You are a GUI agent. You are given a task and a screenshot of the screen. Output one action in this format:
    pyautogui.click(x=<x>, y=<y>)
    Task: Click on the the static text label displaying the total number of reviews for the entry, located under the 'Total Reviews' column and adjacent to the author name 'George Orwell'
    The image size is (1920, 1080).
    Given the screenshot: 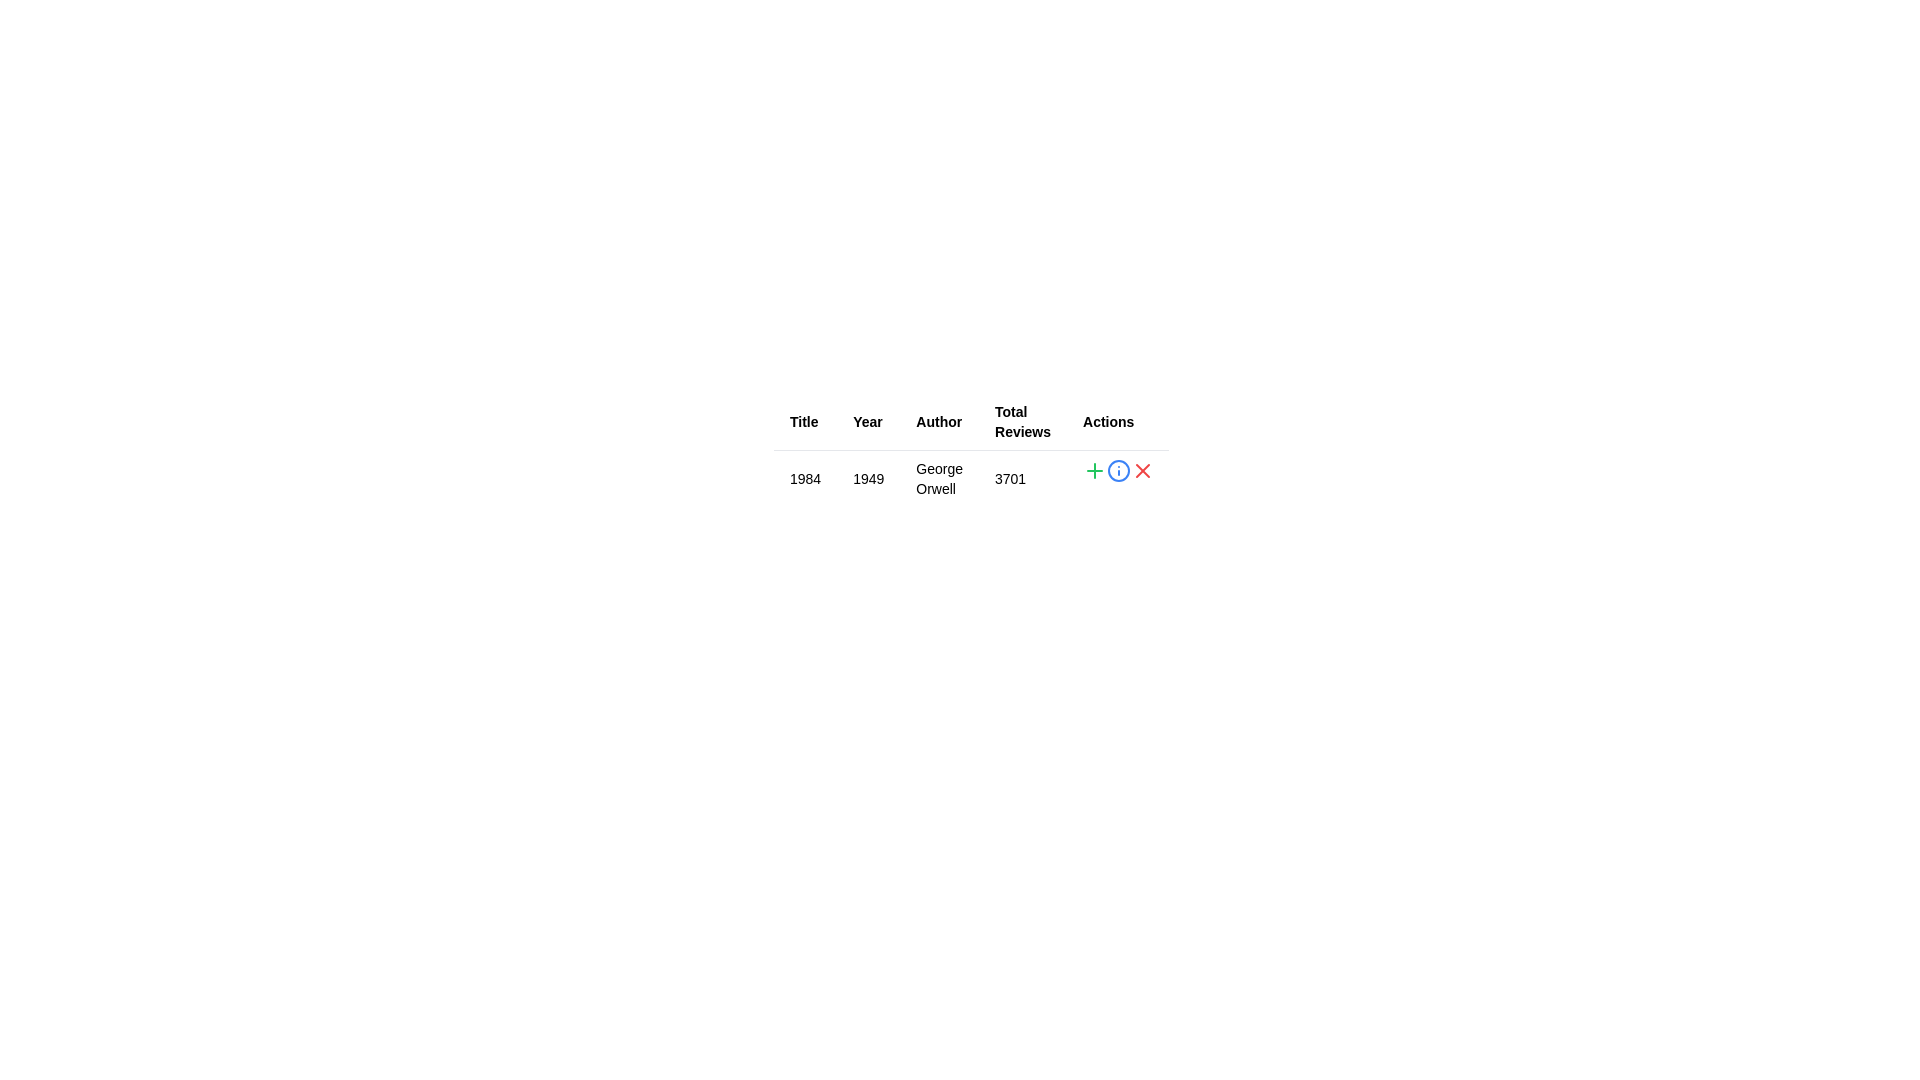 What is the action you would take?
    pyautogui.click(x=1022, y=478)
    